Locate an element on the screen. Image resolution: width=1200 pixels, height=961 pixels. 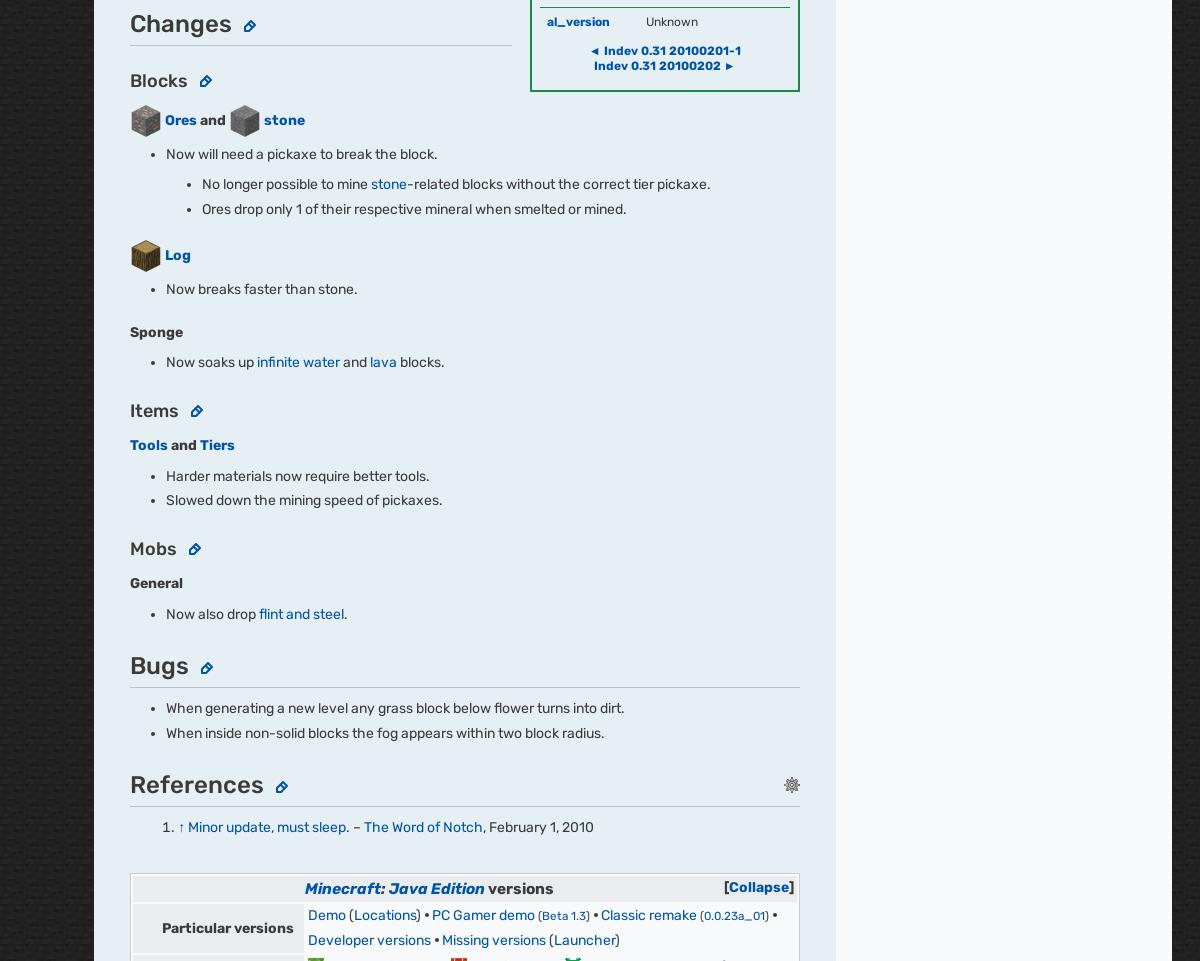
'What is Fandom?' is located at coordinates (392, 300).